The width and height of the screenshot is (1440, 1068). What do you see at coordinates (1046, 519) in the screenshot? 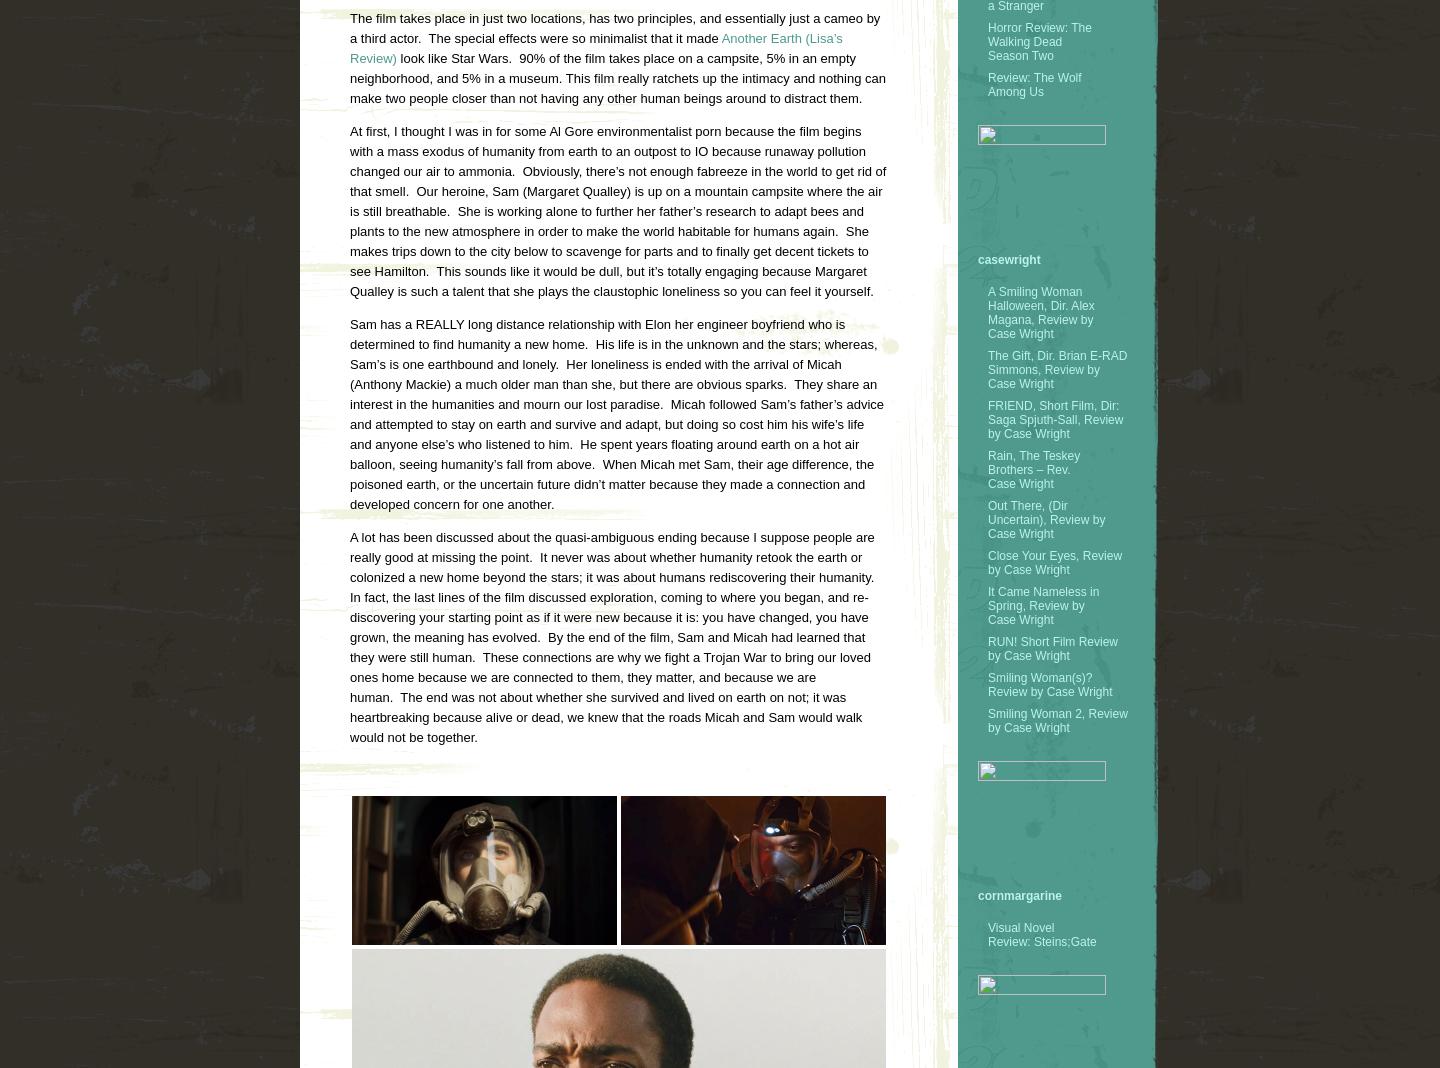
I see `'Out There, (Dir Uncertain),  Review by Case Wright'` at bounding box center [1046, 519].